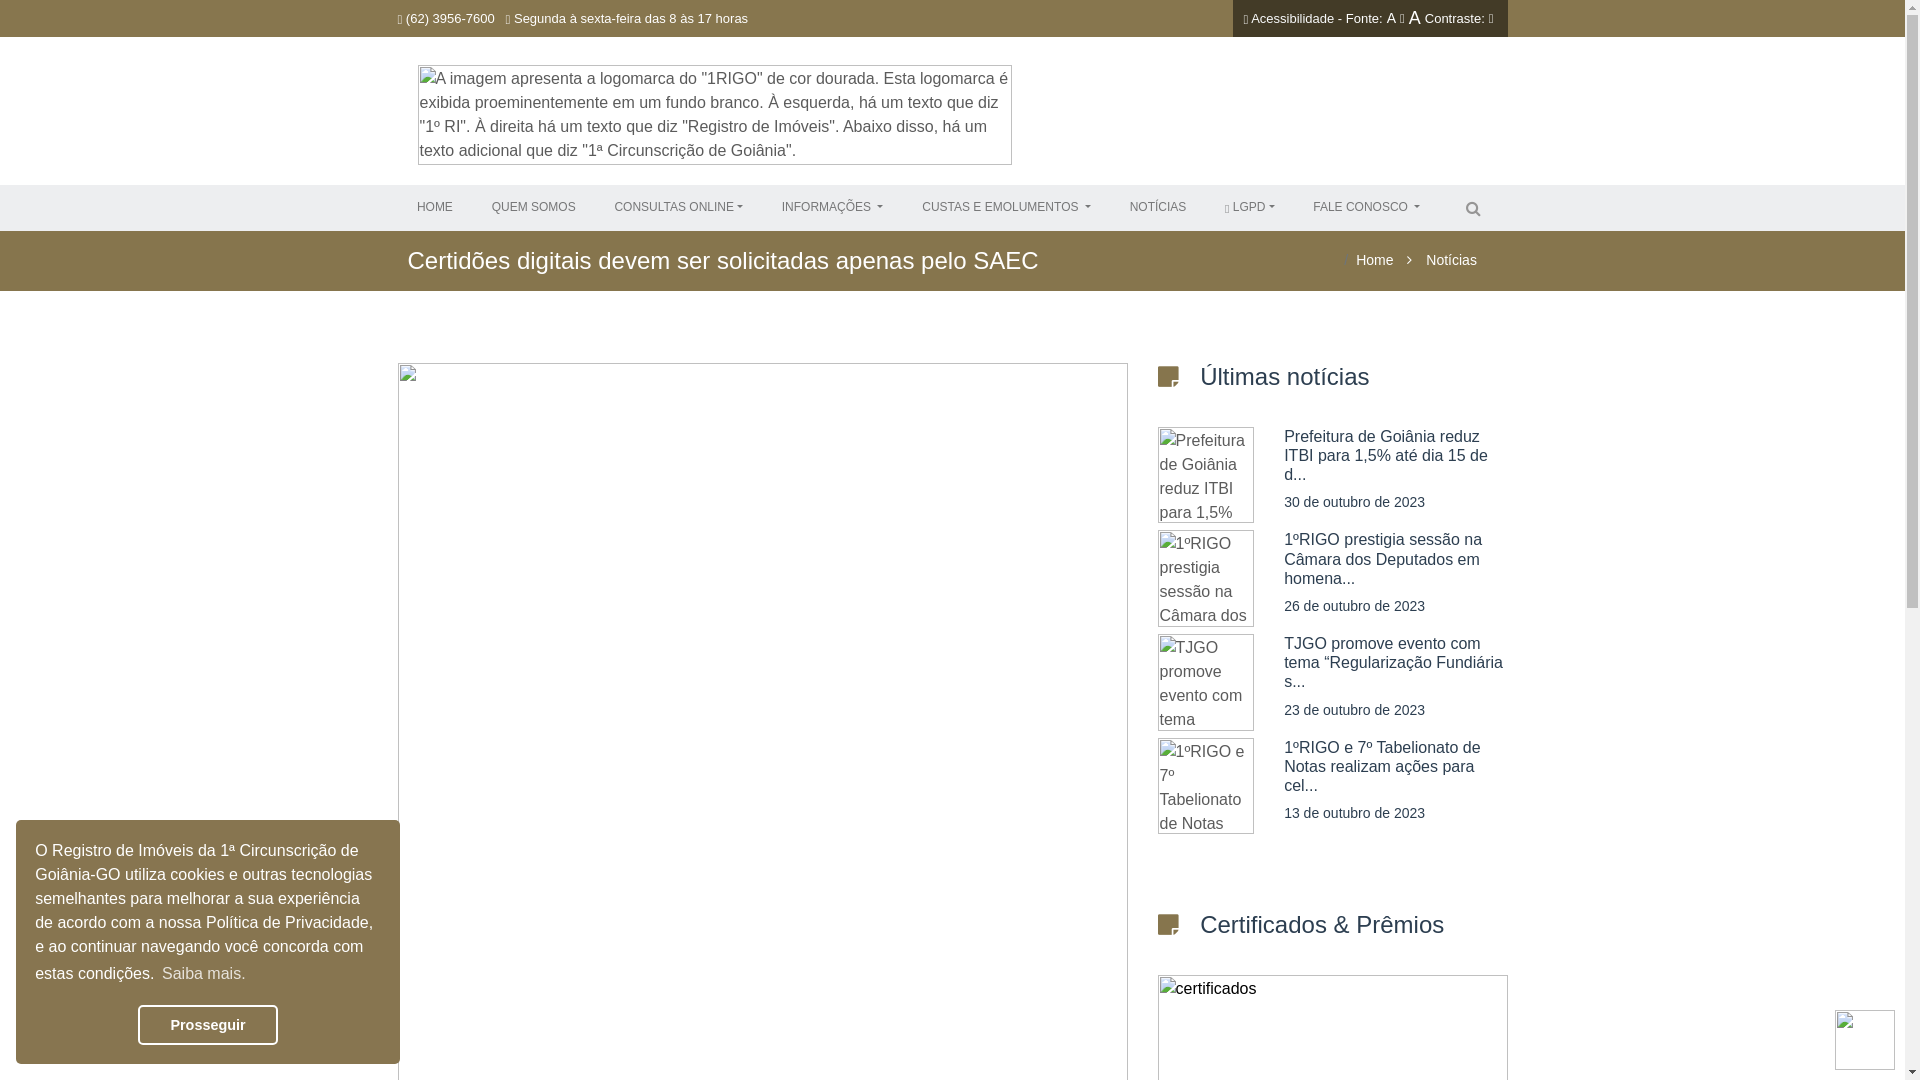 This screenshot has height=1080, width=1920. I want to click on 'Acessibilidade', so click(1250, 18).